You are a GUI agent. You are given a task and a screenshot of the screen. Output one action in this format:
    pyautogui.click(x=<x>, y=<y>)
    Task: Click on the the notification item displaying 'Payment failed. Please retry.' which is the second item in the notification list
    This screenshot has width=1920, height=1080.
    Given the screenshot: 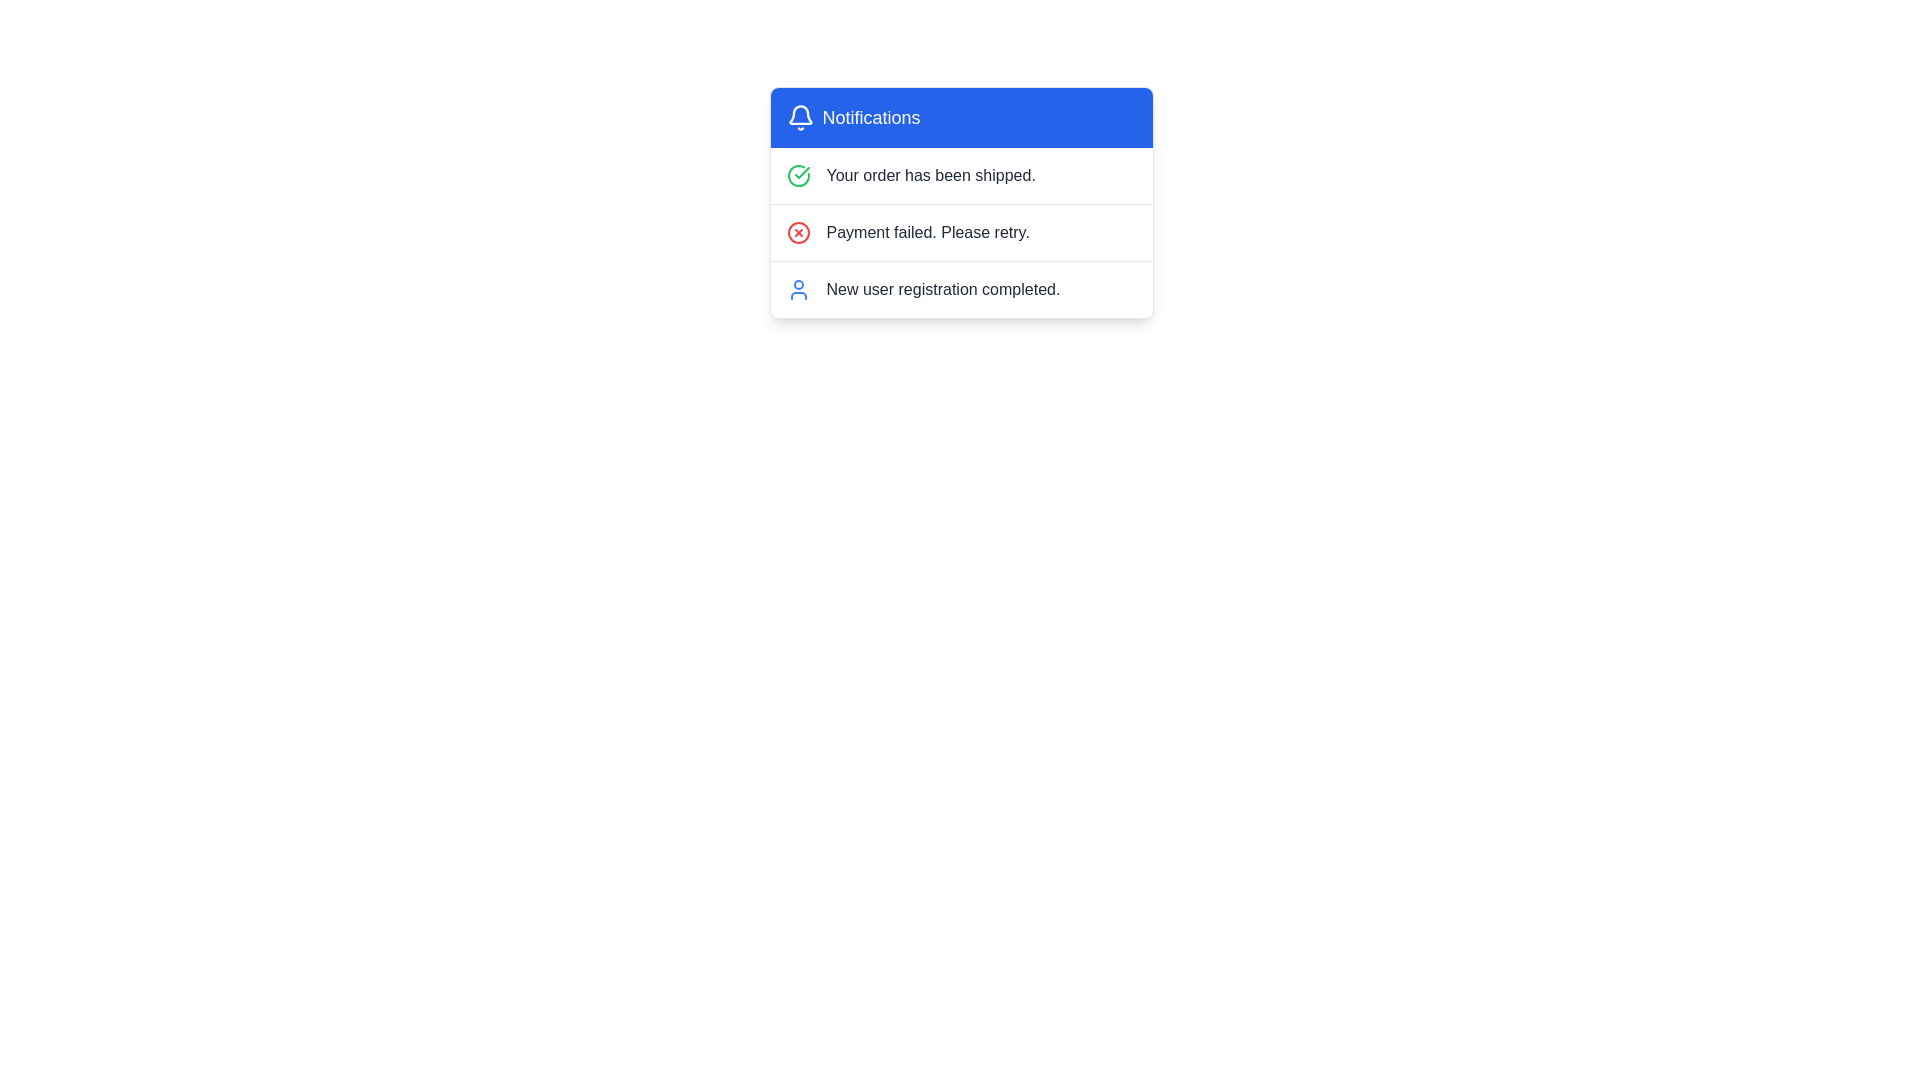 What is the action you would take?
    pyautogui.click(x=961, y=231)
    